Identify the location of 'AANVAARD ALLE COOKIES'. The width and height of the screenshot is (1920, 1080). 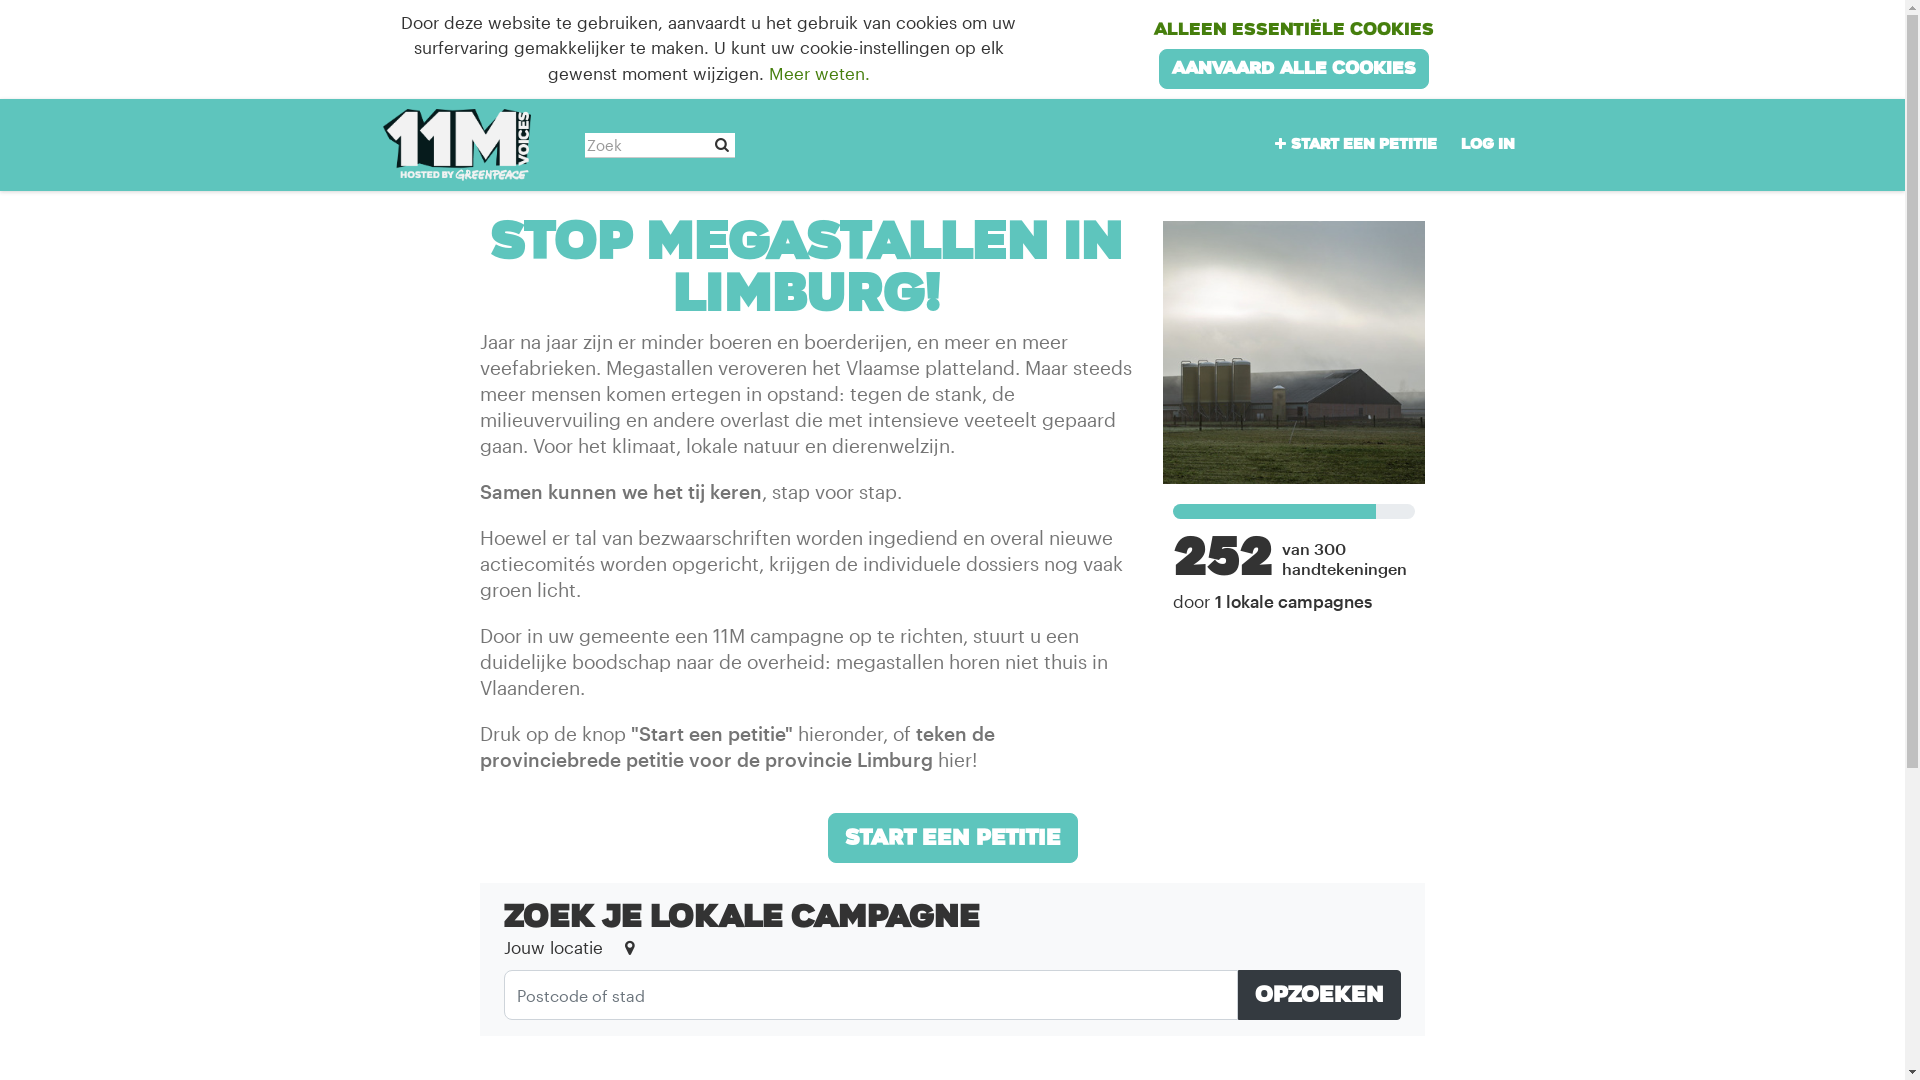
(1294, 67).